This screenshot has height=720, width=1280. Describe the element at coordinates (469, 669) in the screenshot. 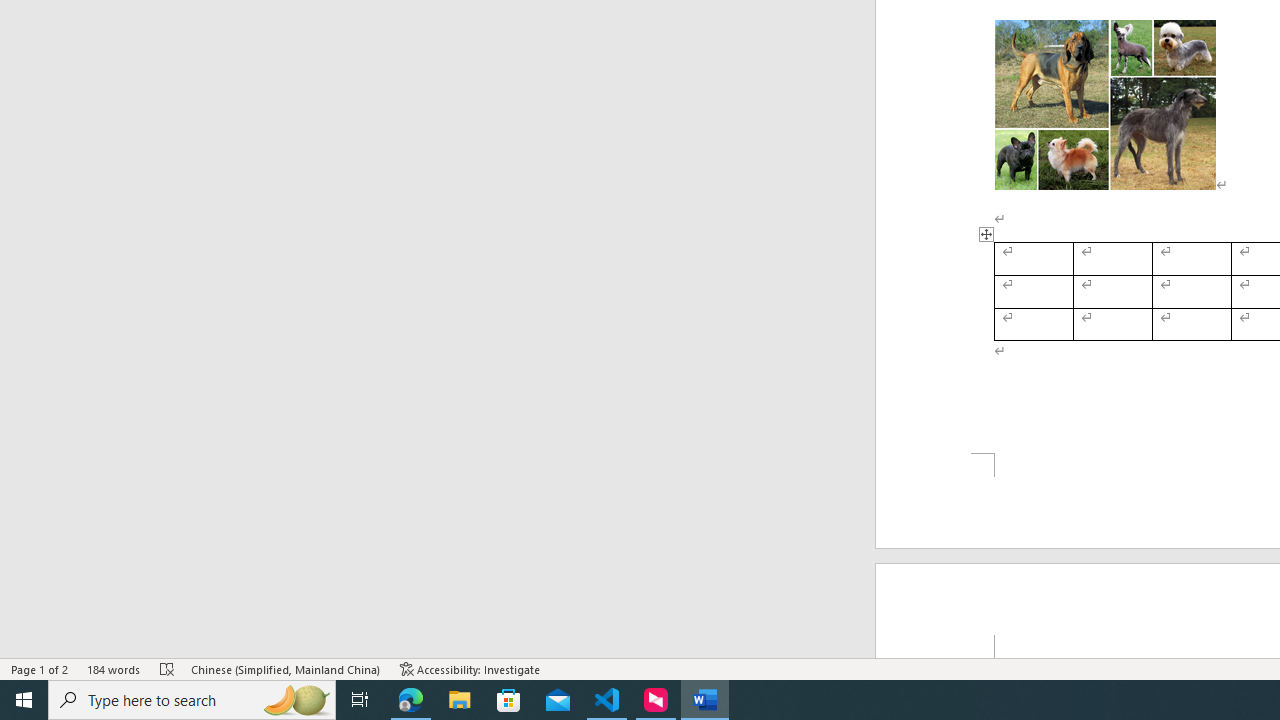

I see `'Accessibility Checker Accessibility: Investigate'` at that location.